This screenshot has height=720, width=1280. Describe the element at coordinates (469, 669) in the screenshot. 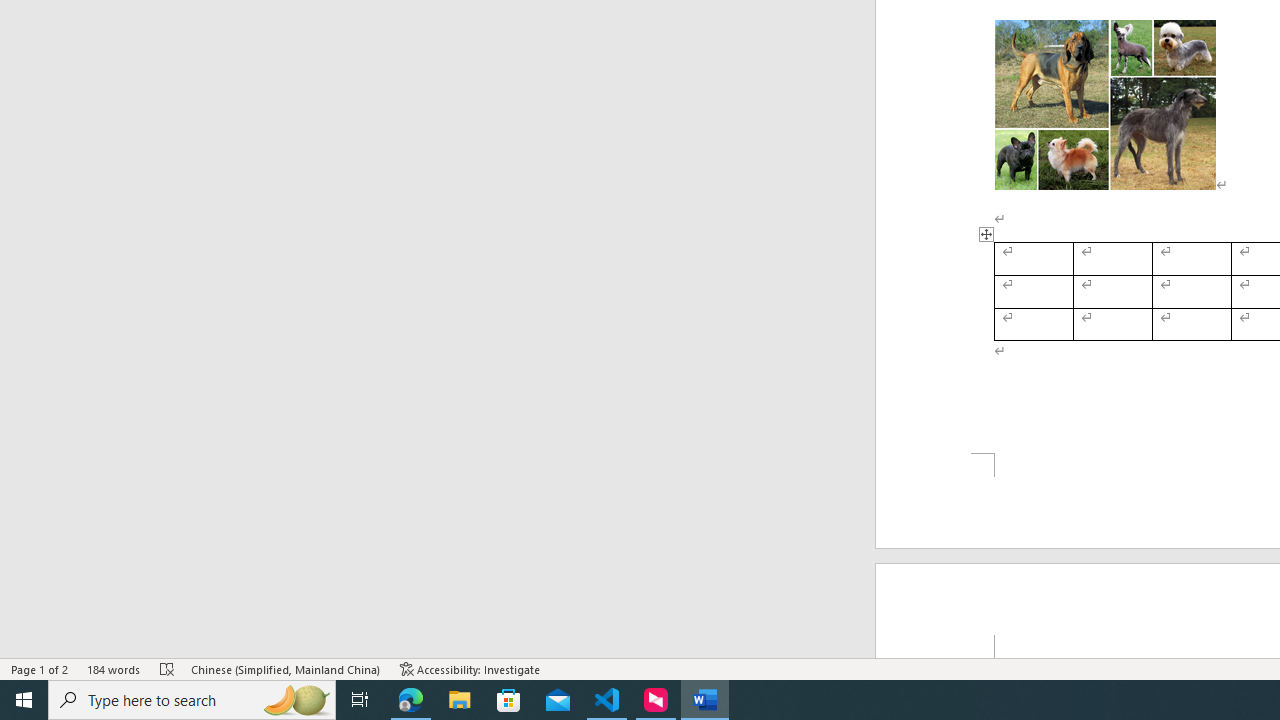

I see `'Accessibility Checker Accessibility: Investigate'` at that location.